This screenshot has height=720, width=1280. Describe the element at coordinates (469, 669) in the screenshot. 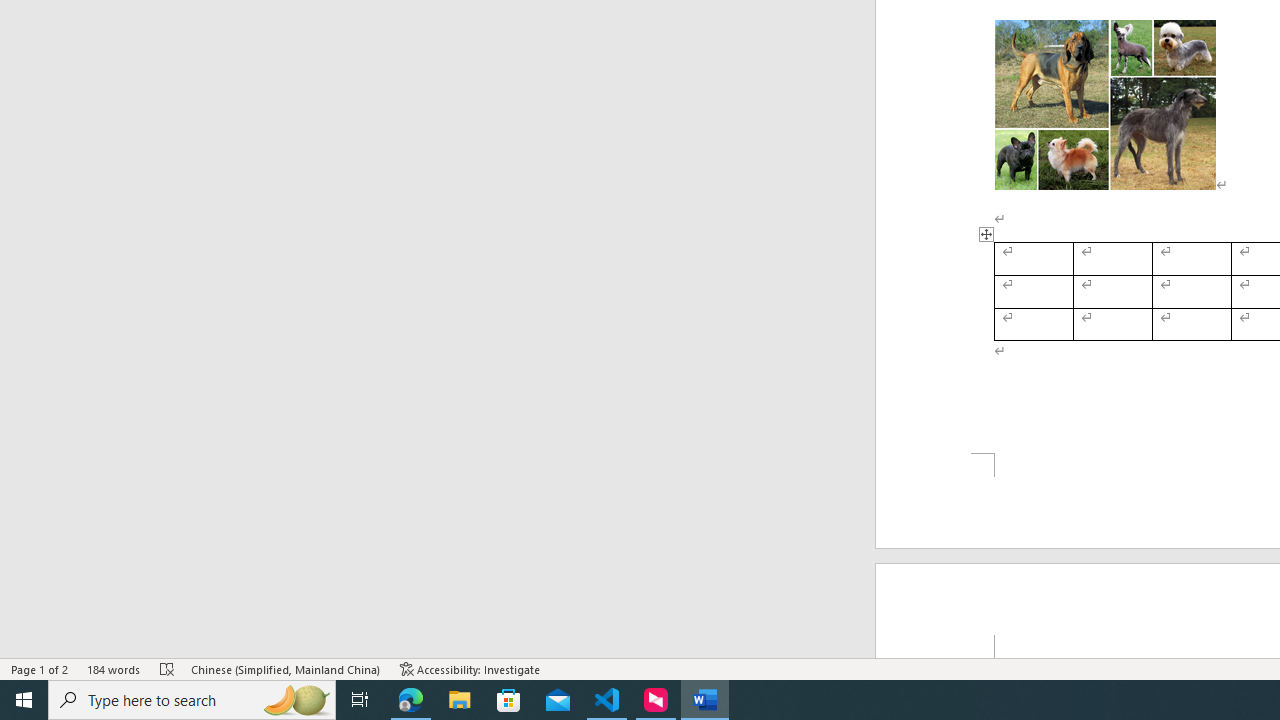

I see `'Accessibility Checker Accessibility: Investigate'` at that location.